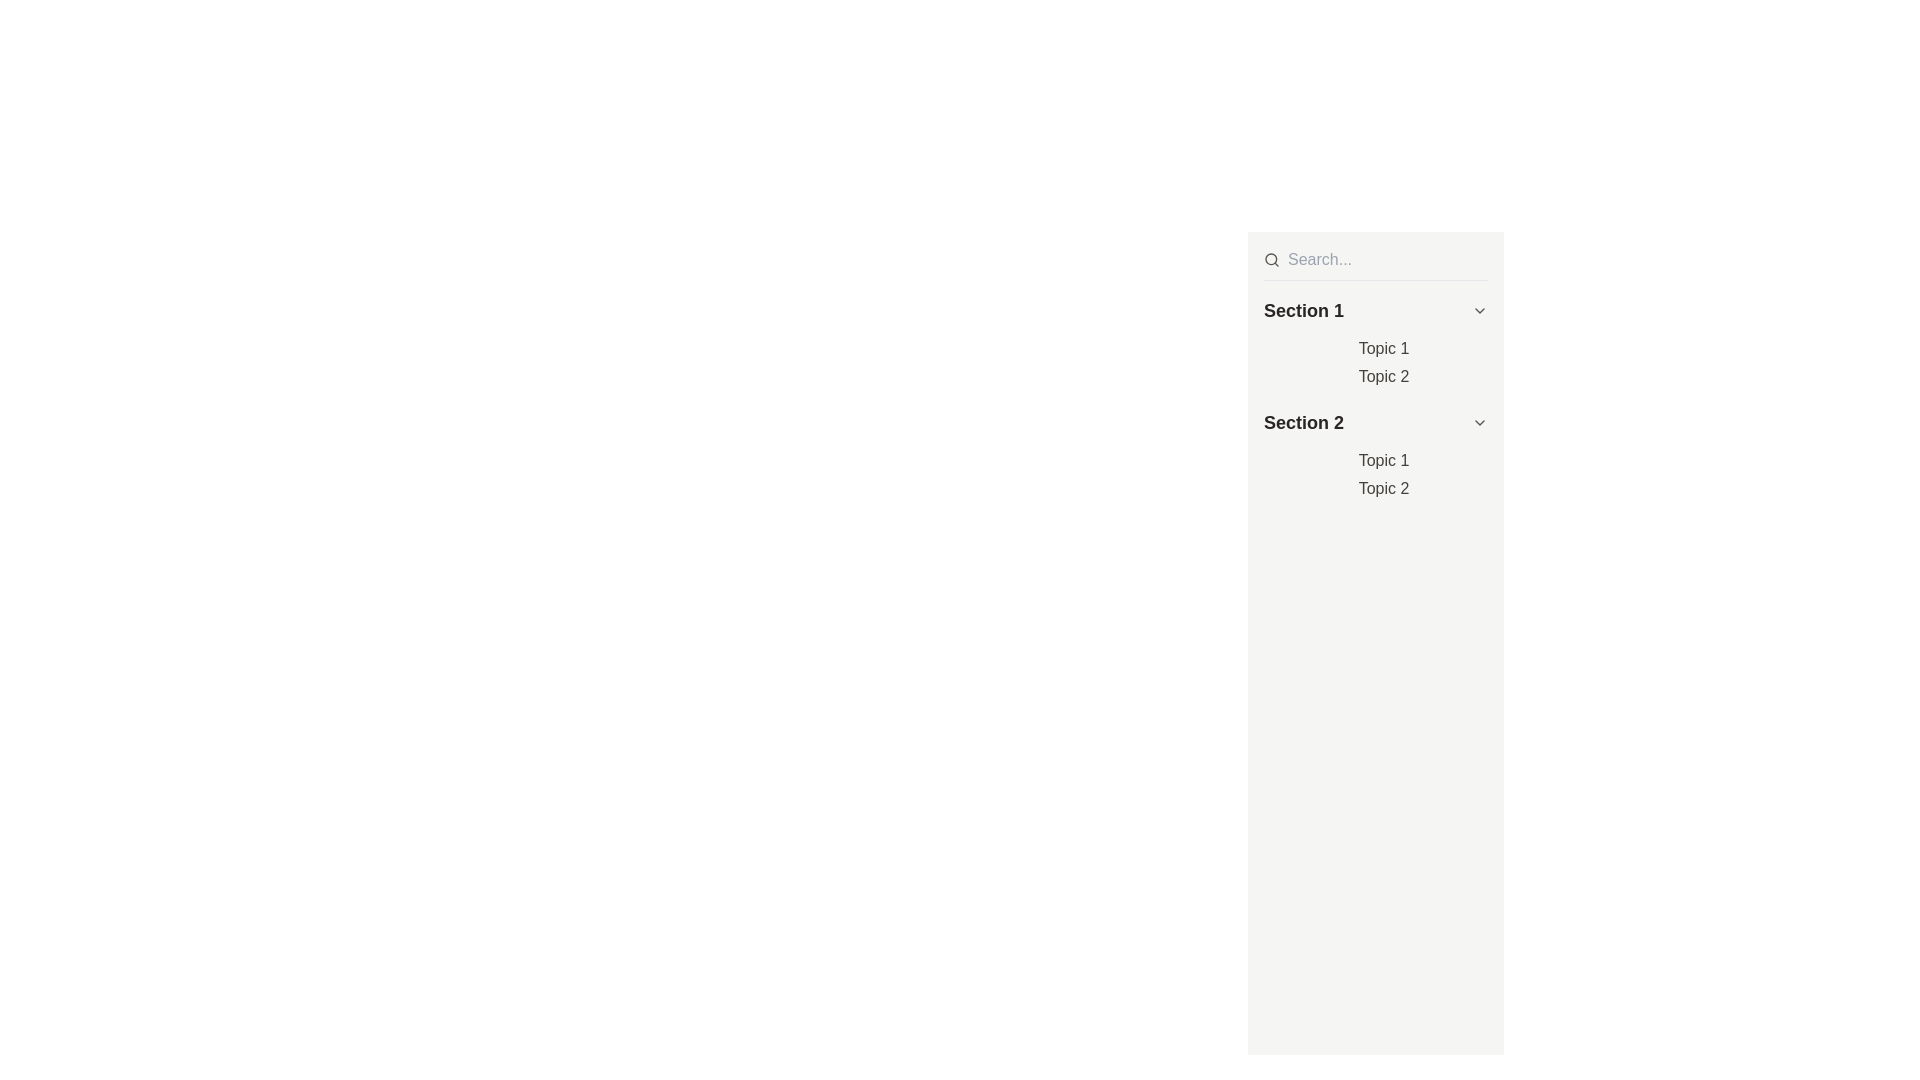 Image resolution: width=1920 pixels, height=1080 pixels. What do you see at coordinates (1382, 347) in the screenshot?
I see `the hyperlink labeled 'Topic 1' located under the heading 'Section 1' in the sidebar menu` at bounding box center [1382, 347].